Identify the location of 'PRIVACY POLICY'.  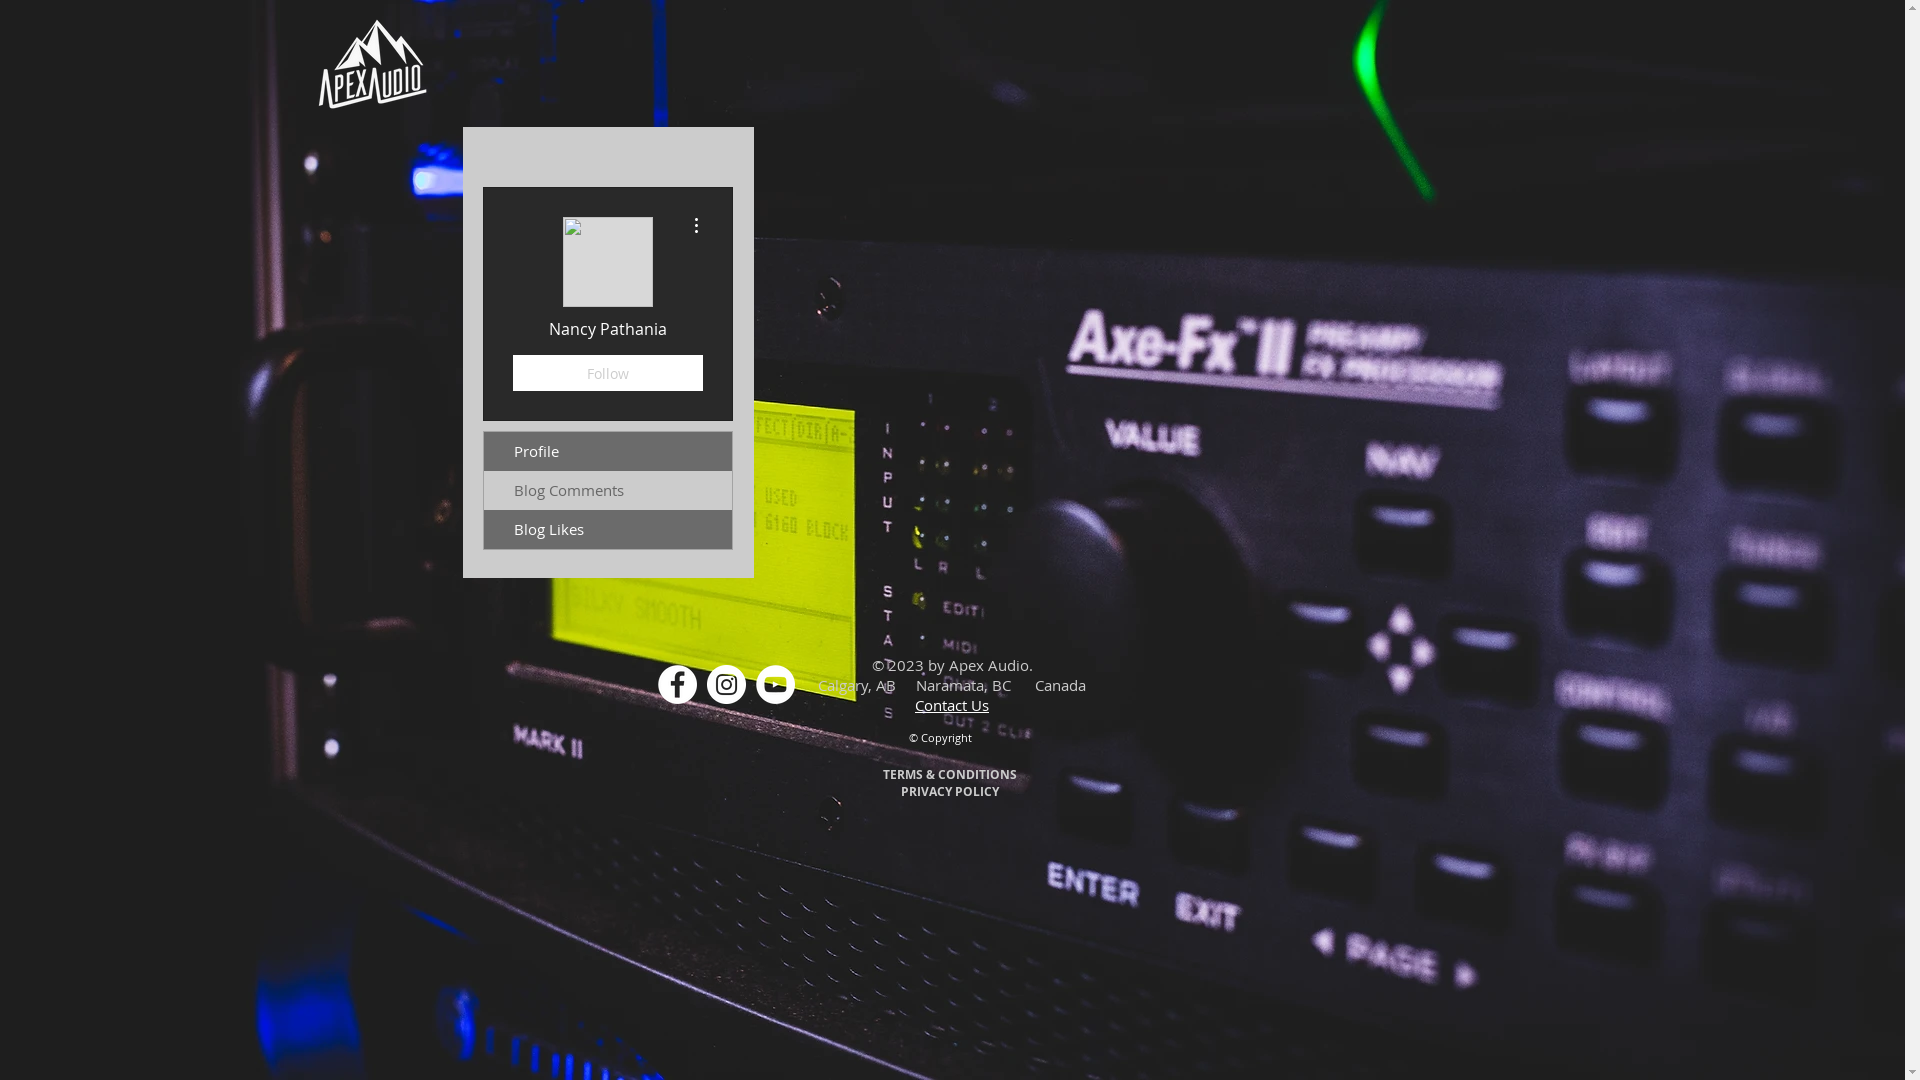
(948, 789).